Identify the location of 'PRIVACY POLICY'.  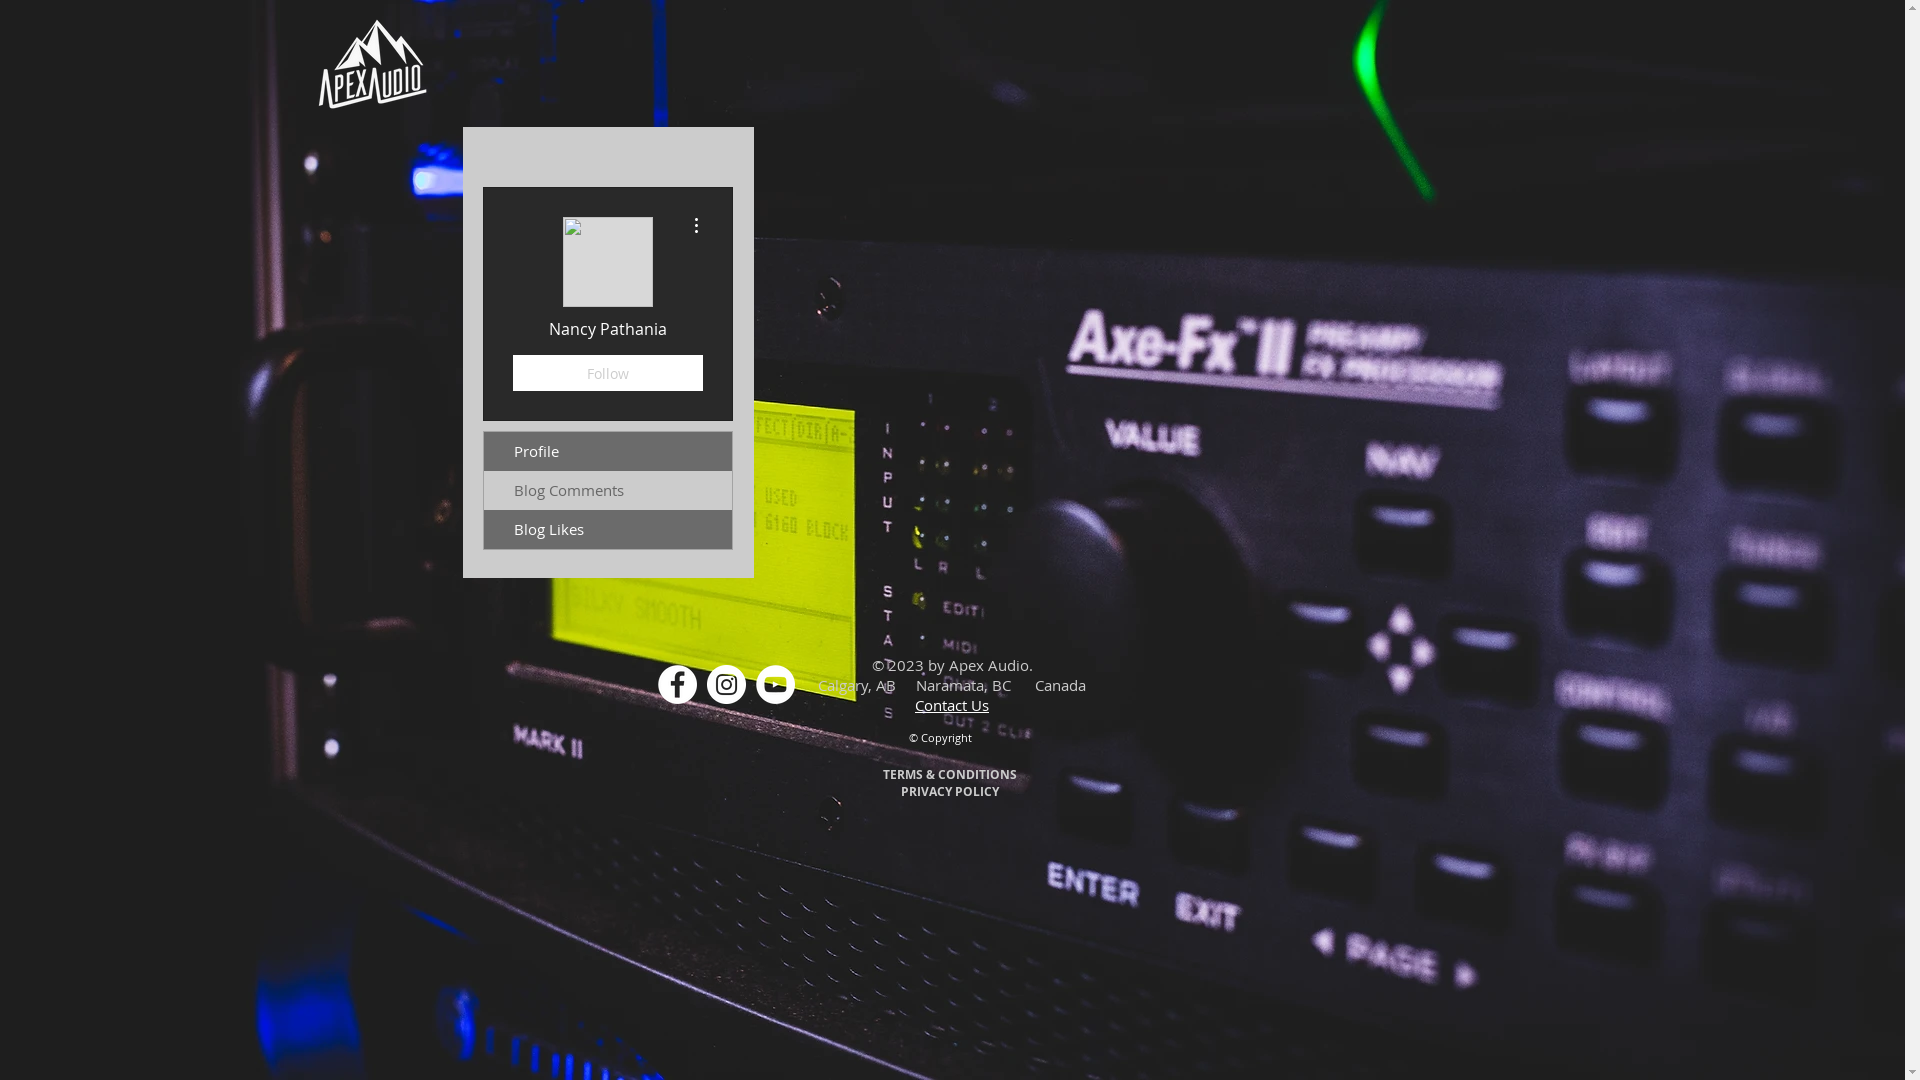
(948, 789).